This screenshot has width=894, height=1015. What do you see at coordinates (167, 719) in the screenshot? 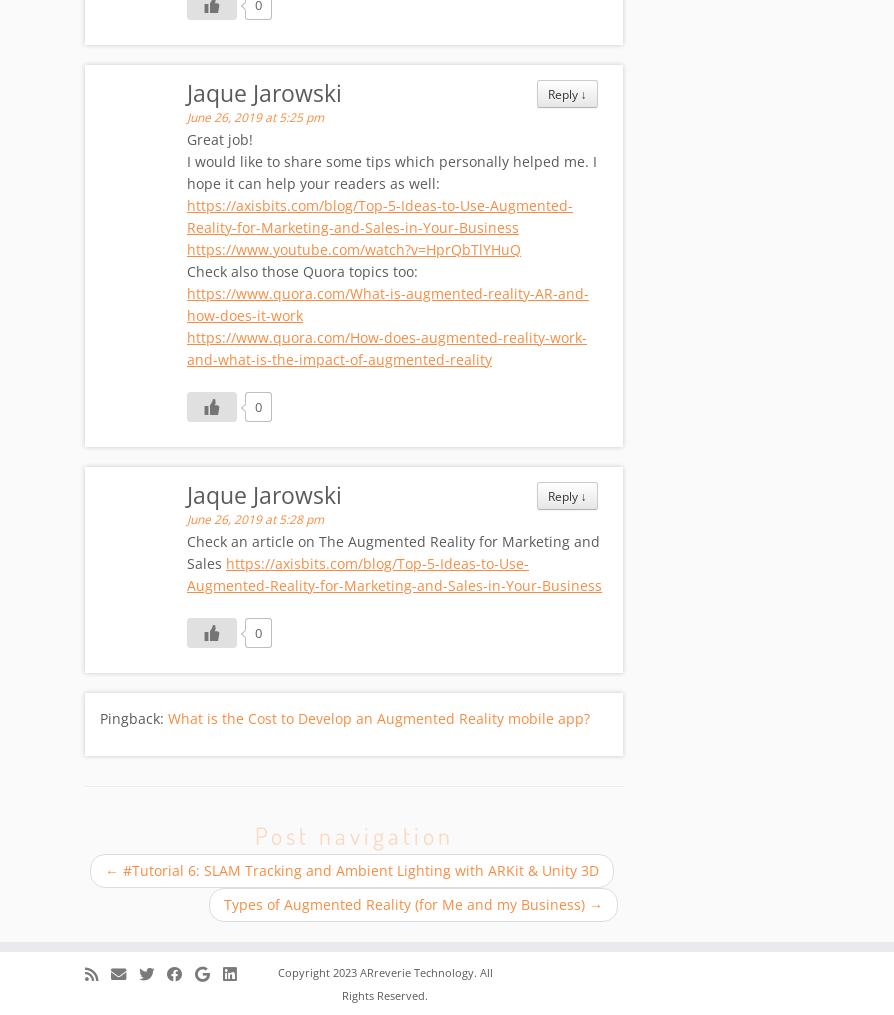
I see `'What is the Cost to Develop an Augmented Reality mobile app?'` at bounding box center [167, 719].